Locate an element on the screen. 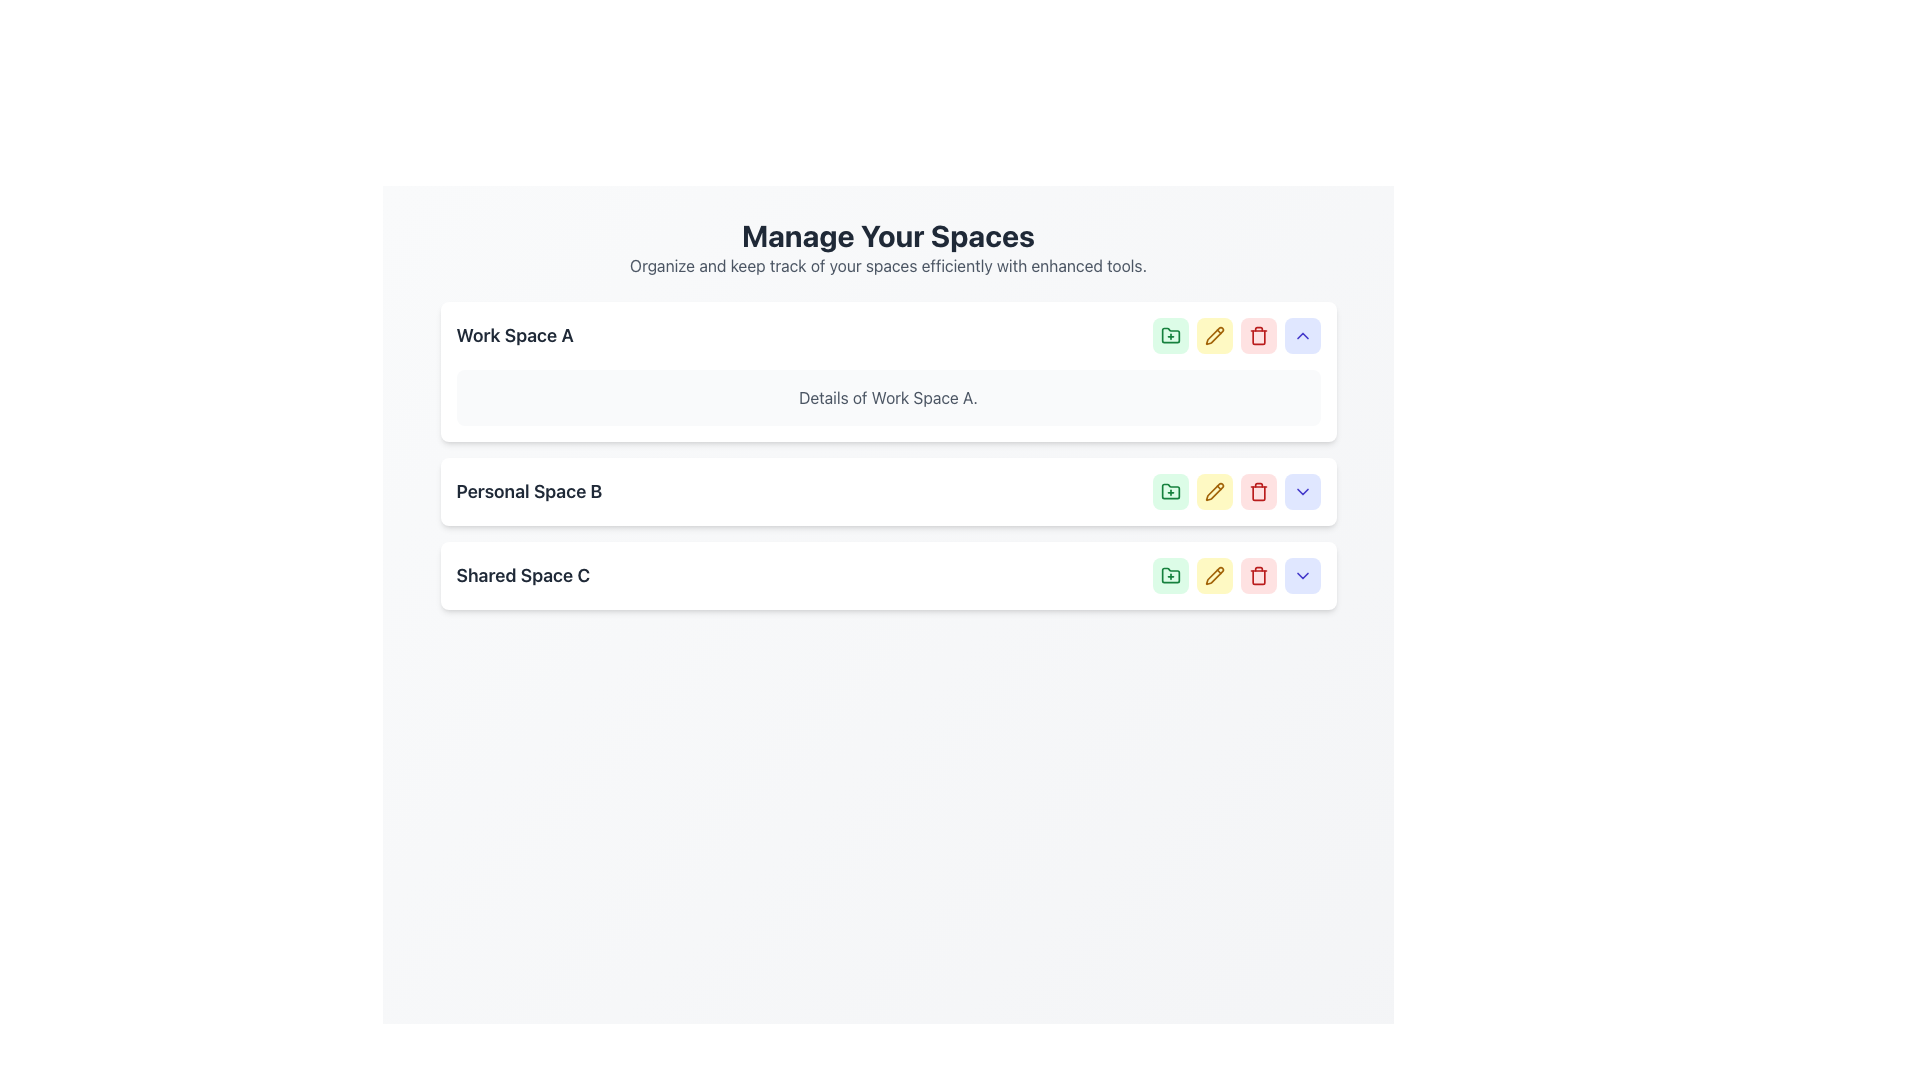  the downward-pointing chevron icon within the 'Toggle Details' button, located at the bottom-right corner of the 'Work Space A' section is located at coordinates (1302, 575).